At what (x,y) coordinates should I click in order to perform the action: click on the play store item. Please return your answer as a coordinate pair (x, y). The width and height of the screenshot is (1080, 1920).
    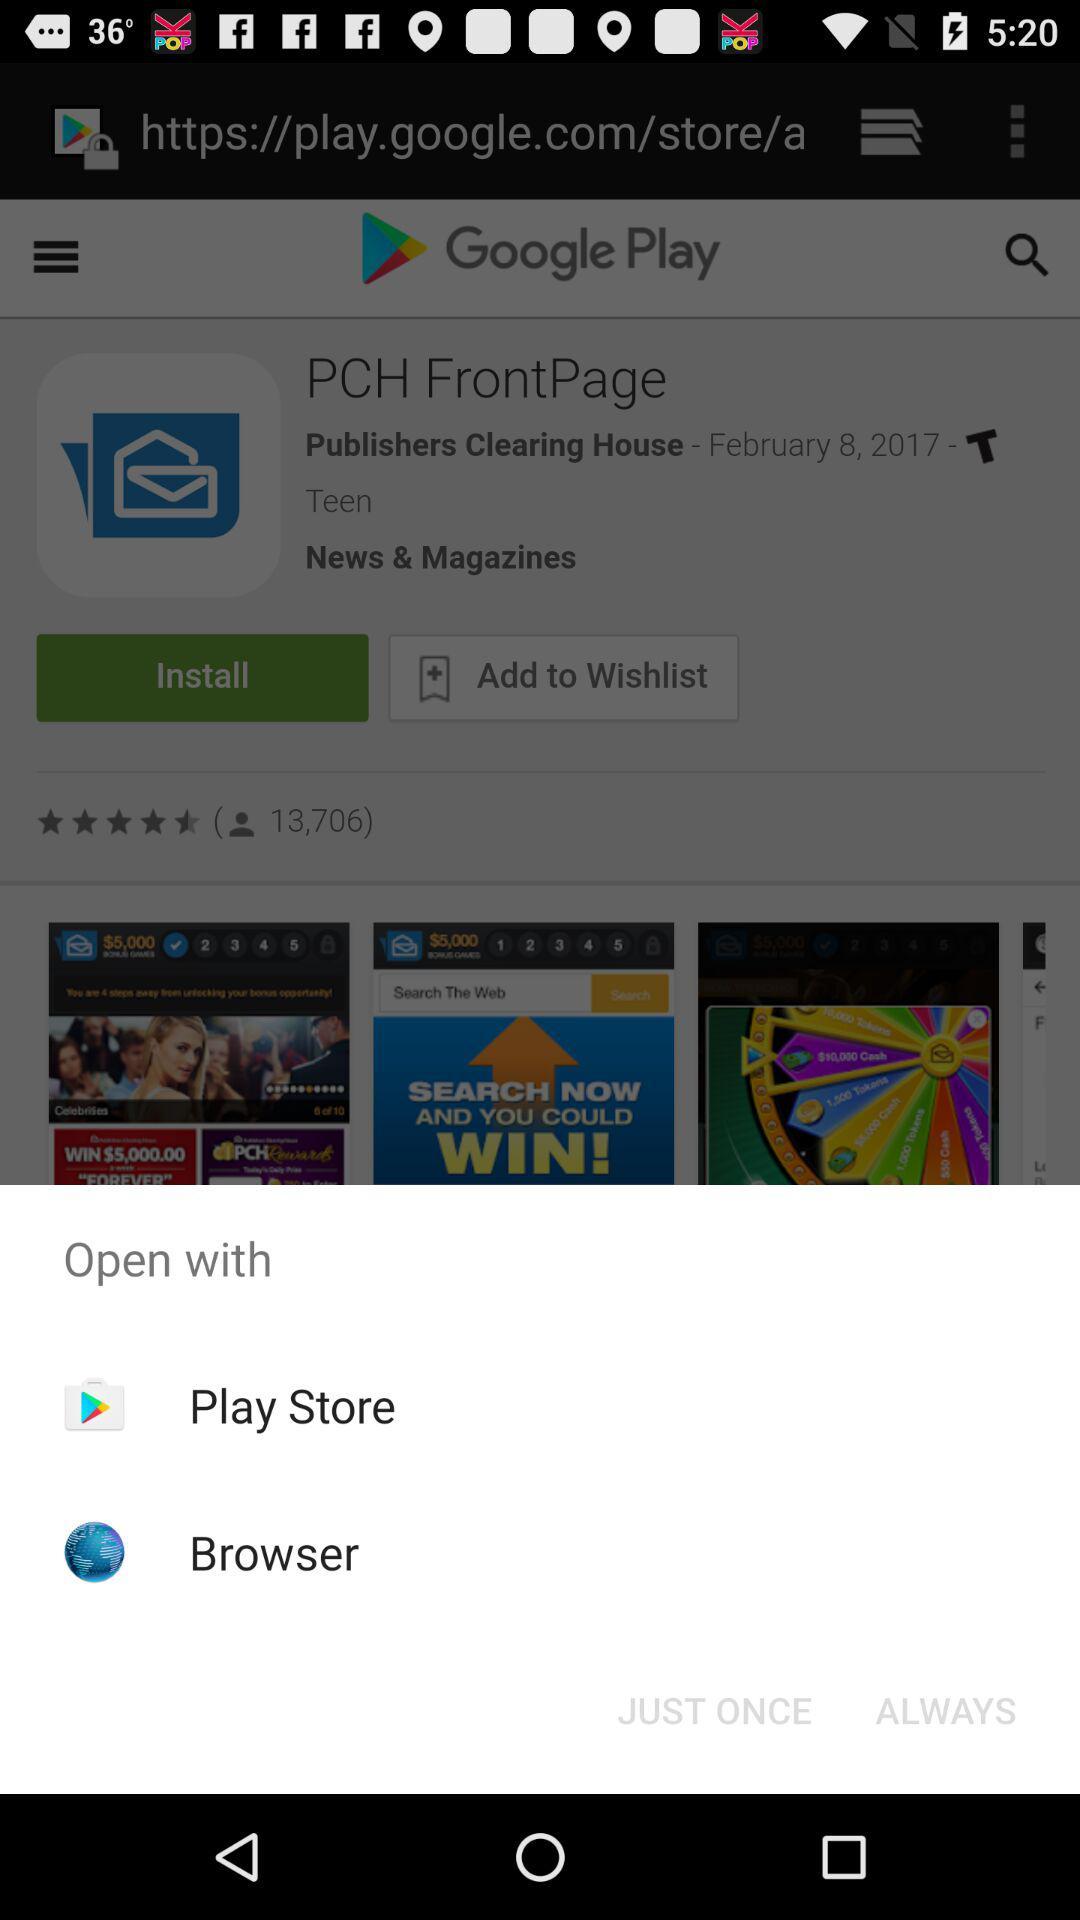
    Looking at the image, I should click on (292, 1404).